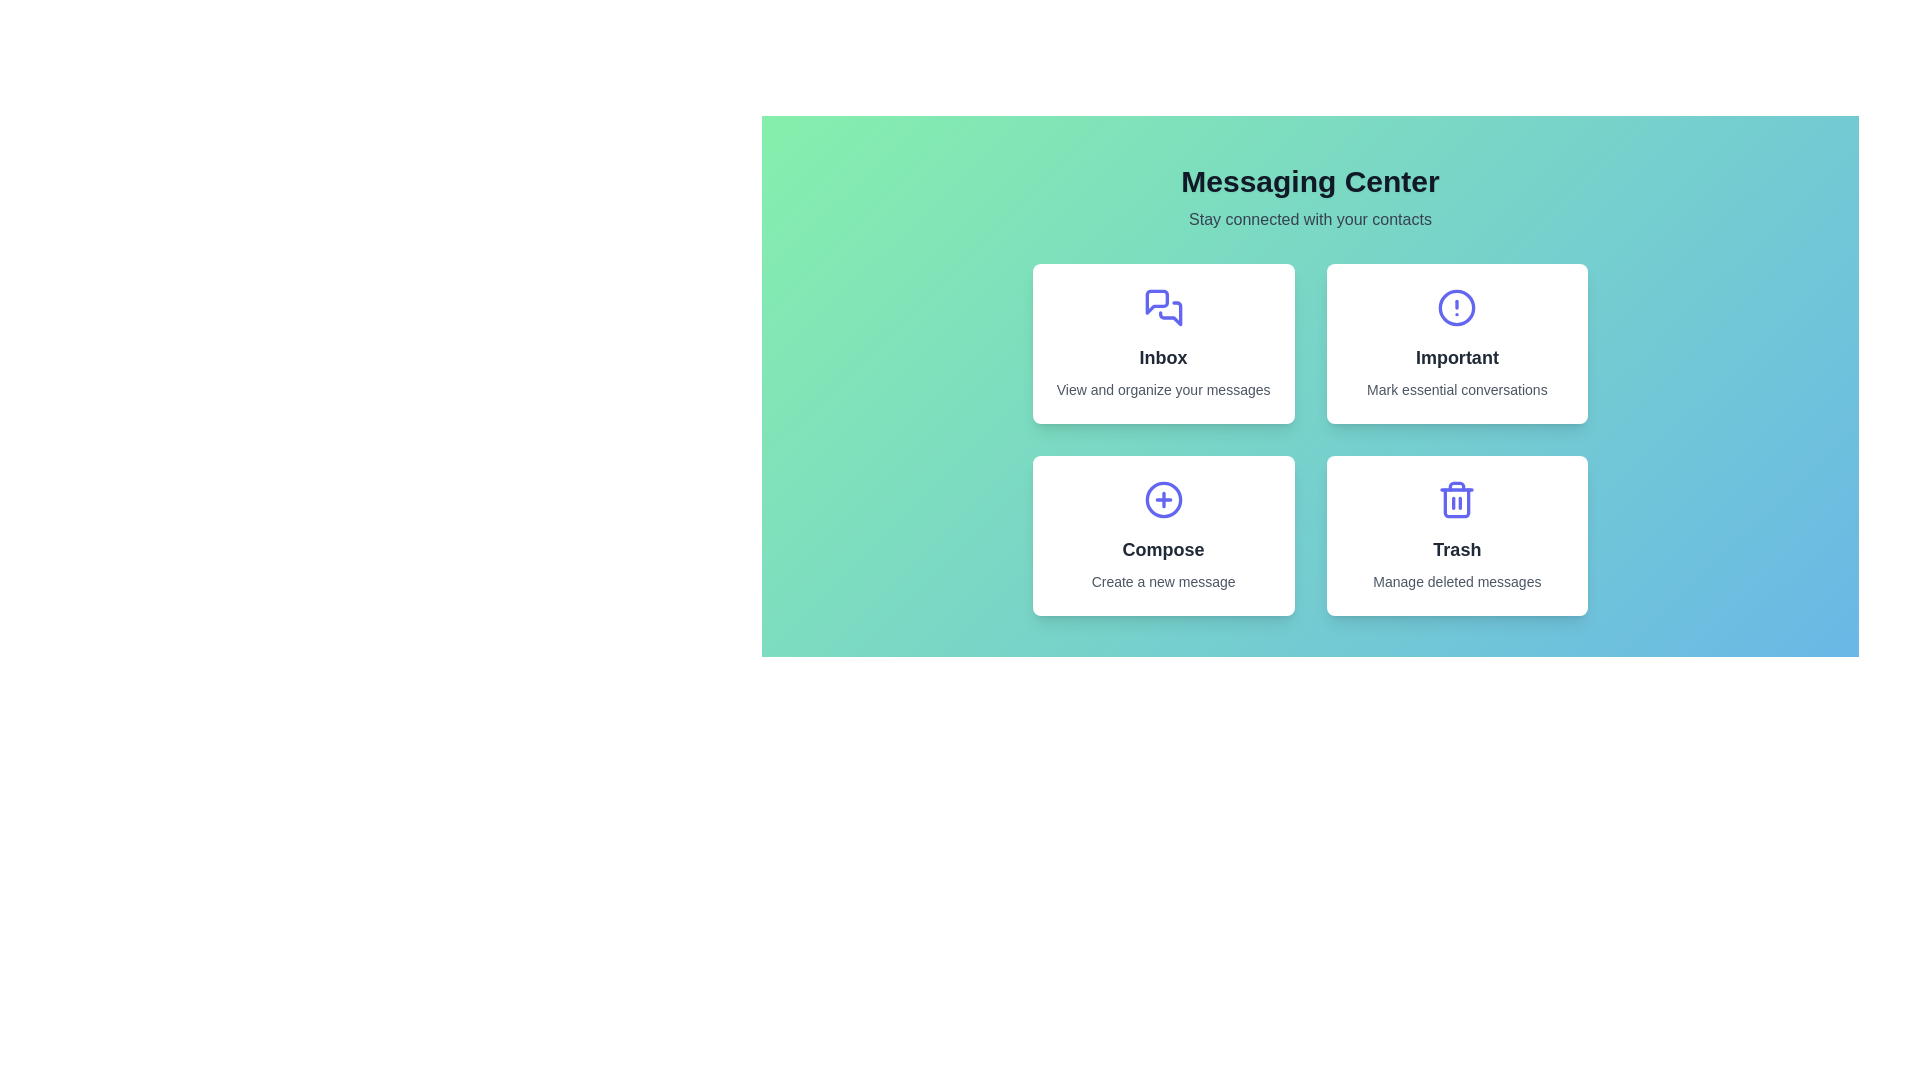  What do you see at coordinates (1457, 502) in the screenshot?
I see `the main vertical frame of the trash bin icon located in the lower-right card labeled 'Trash'` at bounding box center [1457, 502].